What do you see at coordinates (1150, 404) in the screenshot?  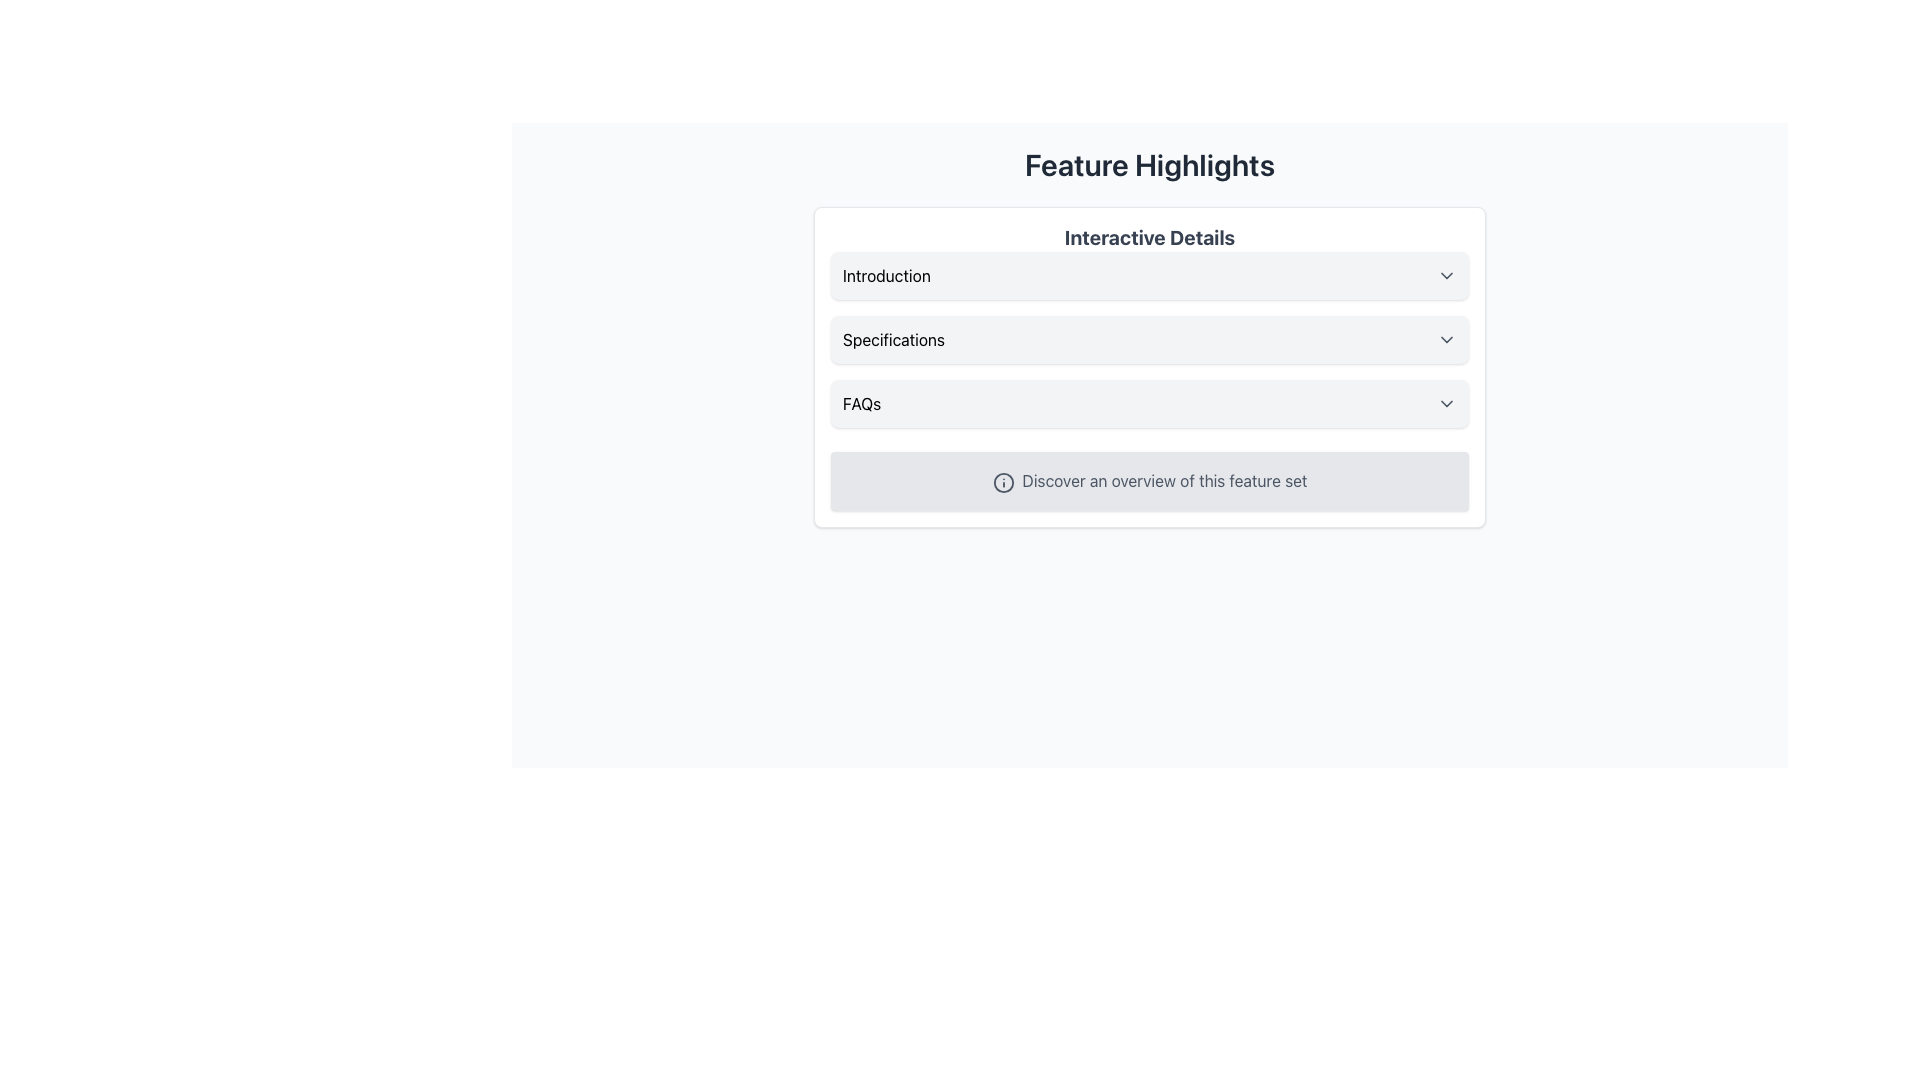 I see `the 'FAQs' dropdown menu item located in the 'Interactive Details' section` at bounding box center [1150, 404].